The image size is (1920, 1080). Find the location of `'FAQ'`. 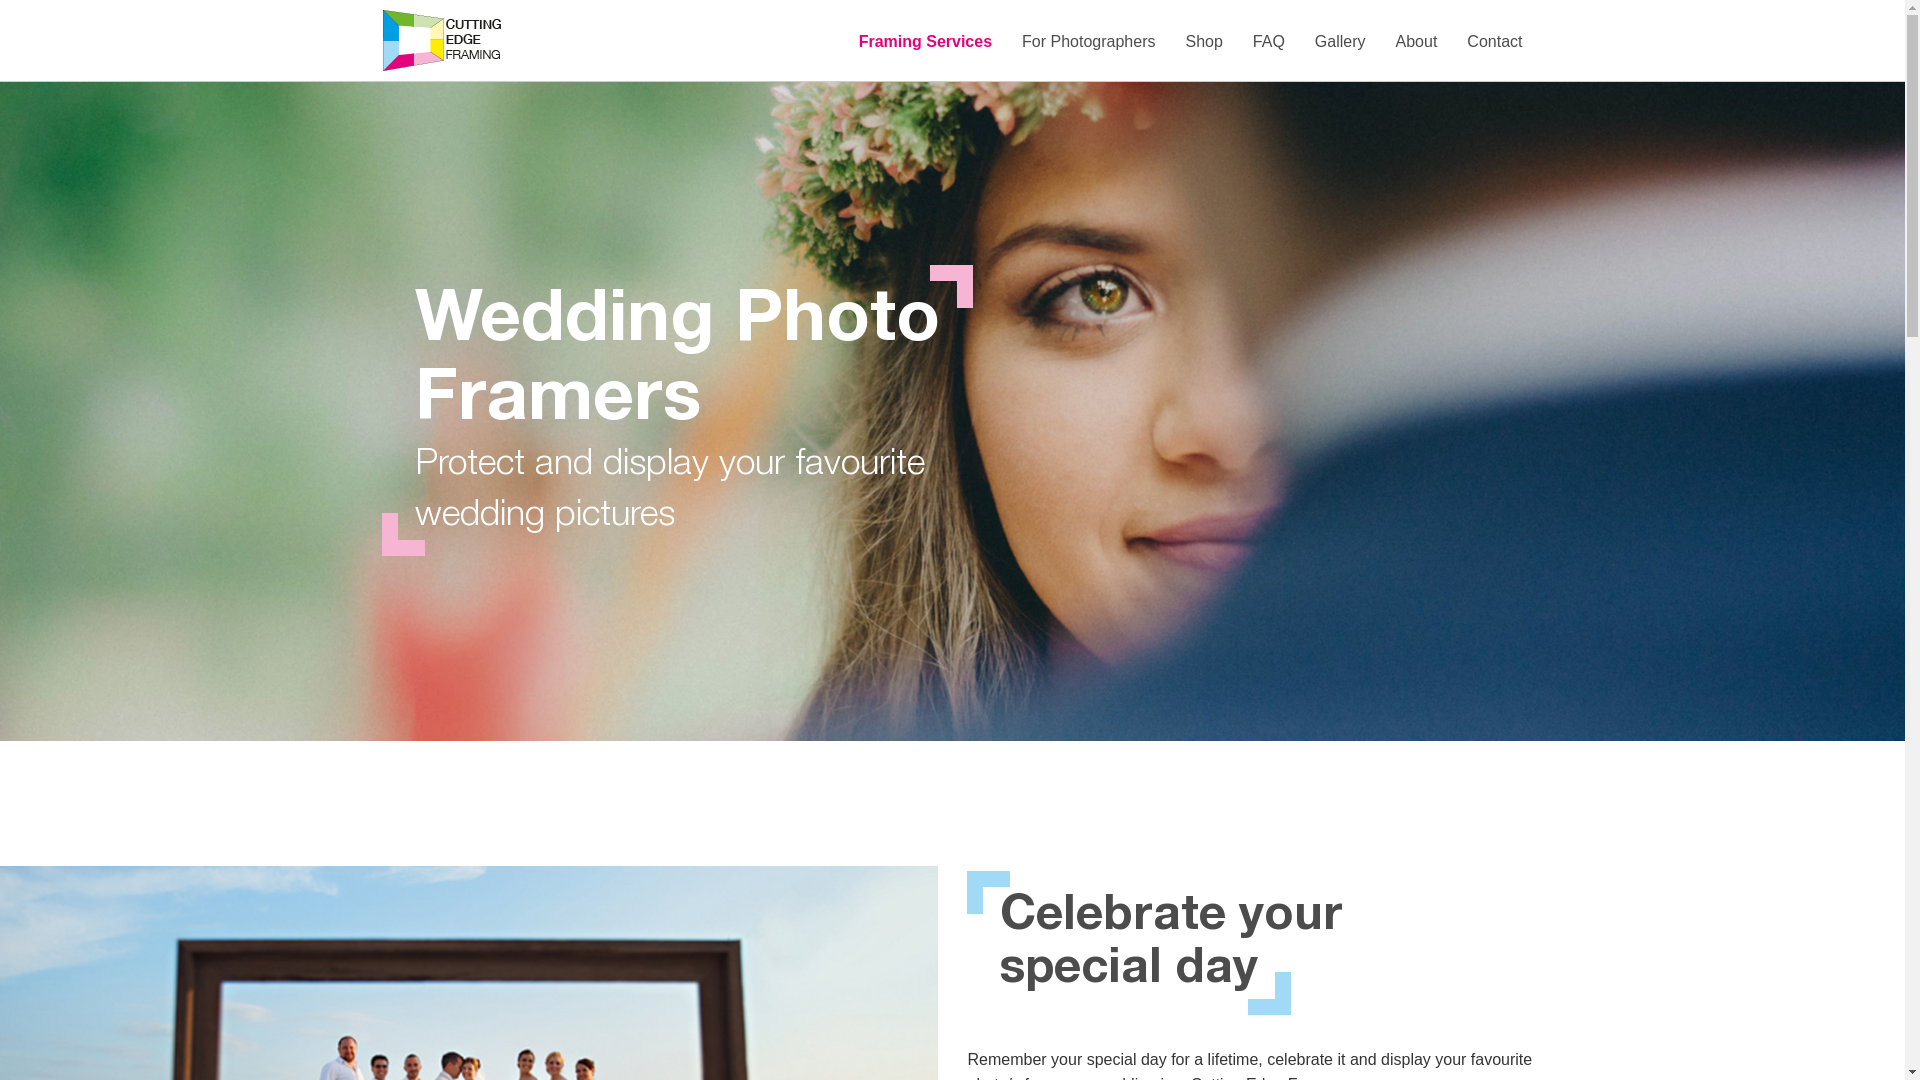

'FAQ' is located at coordinates (1267, 42).